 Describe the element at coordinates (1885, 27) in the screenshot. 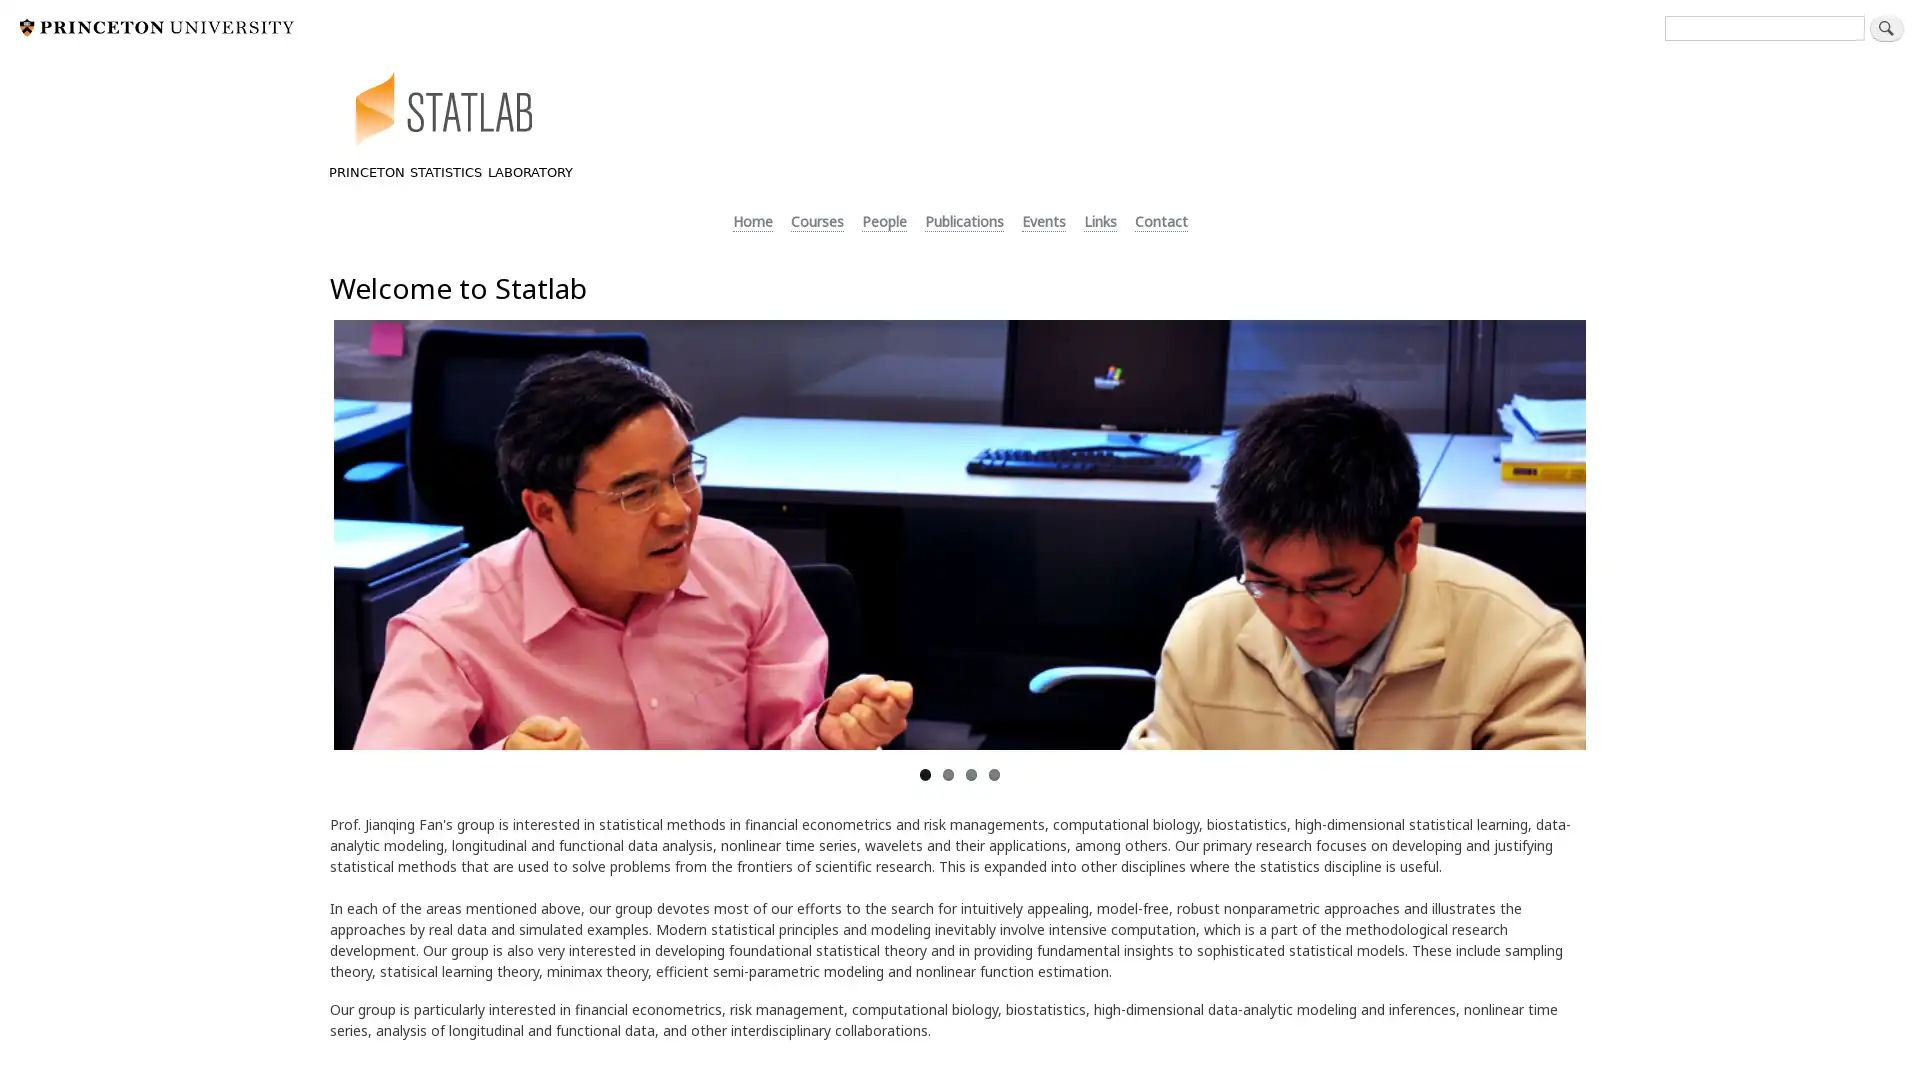

I see `Search` at that location.